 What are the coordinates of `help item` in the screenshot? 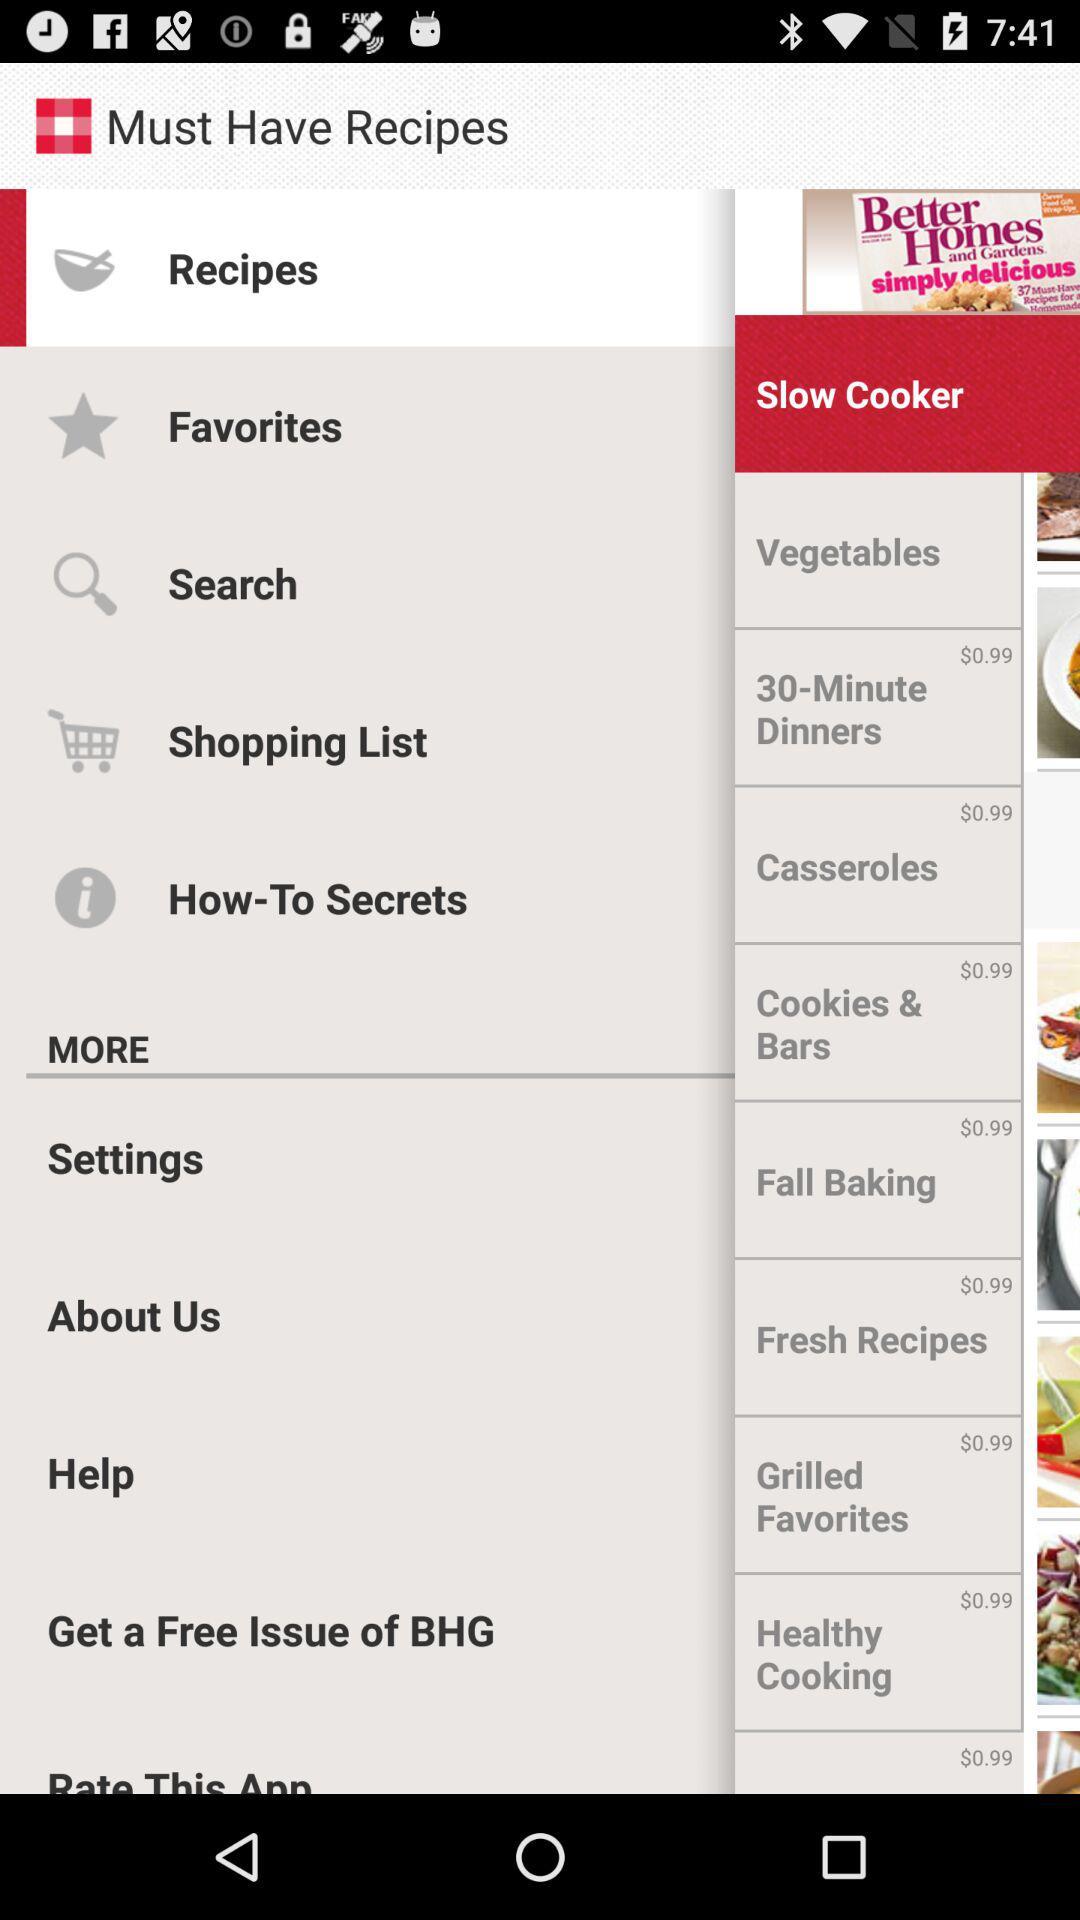 It's located at (91, 1472).